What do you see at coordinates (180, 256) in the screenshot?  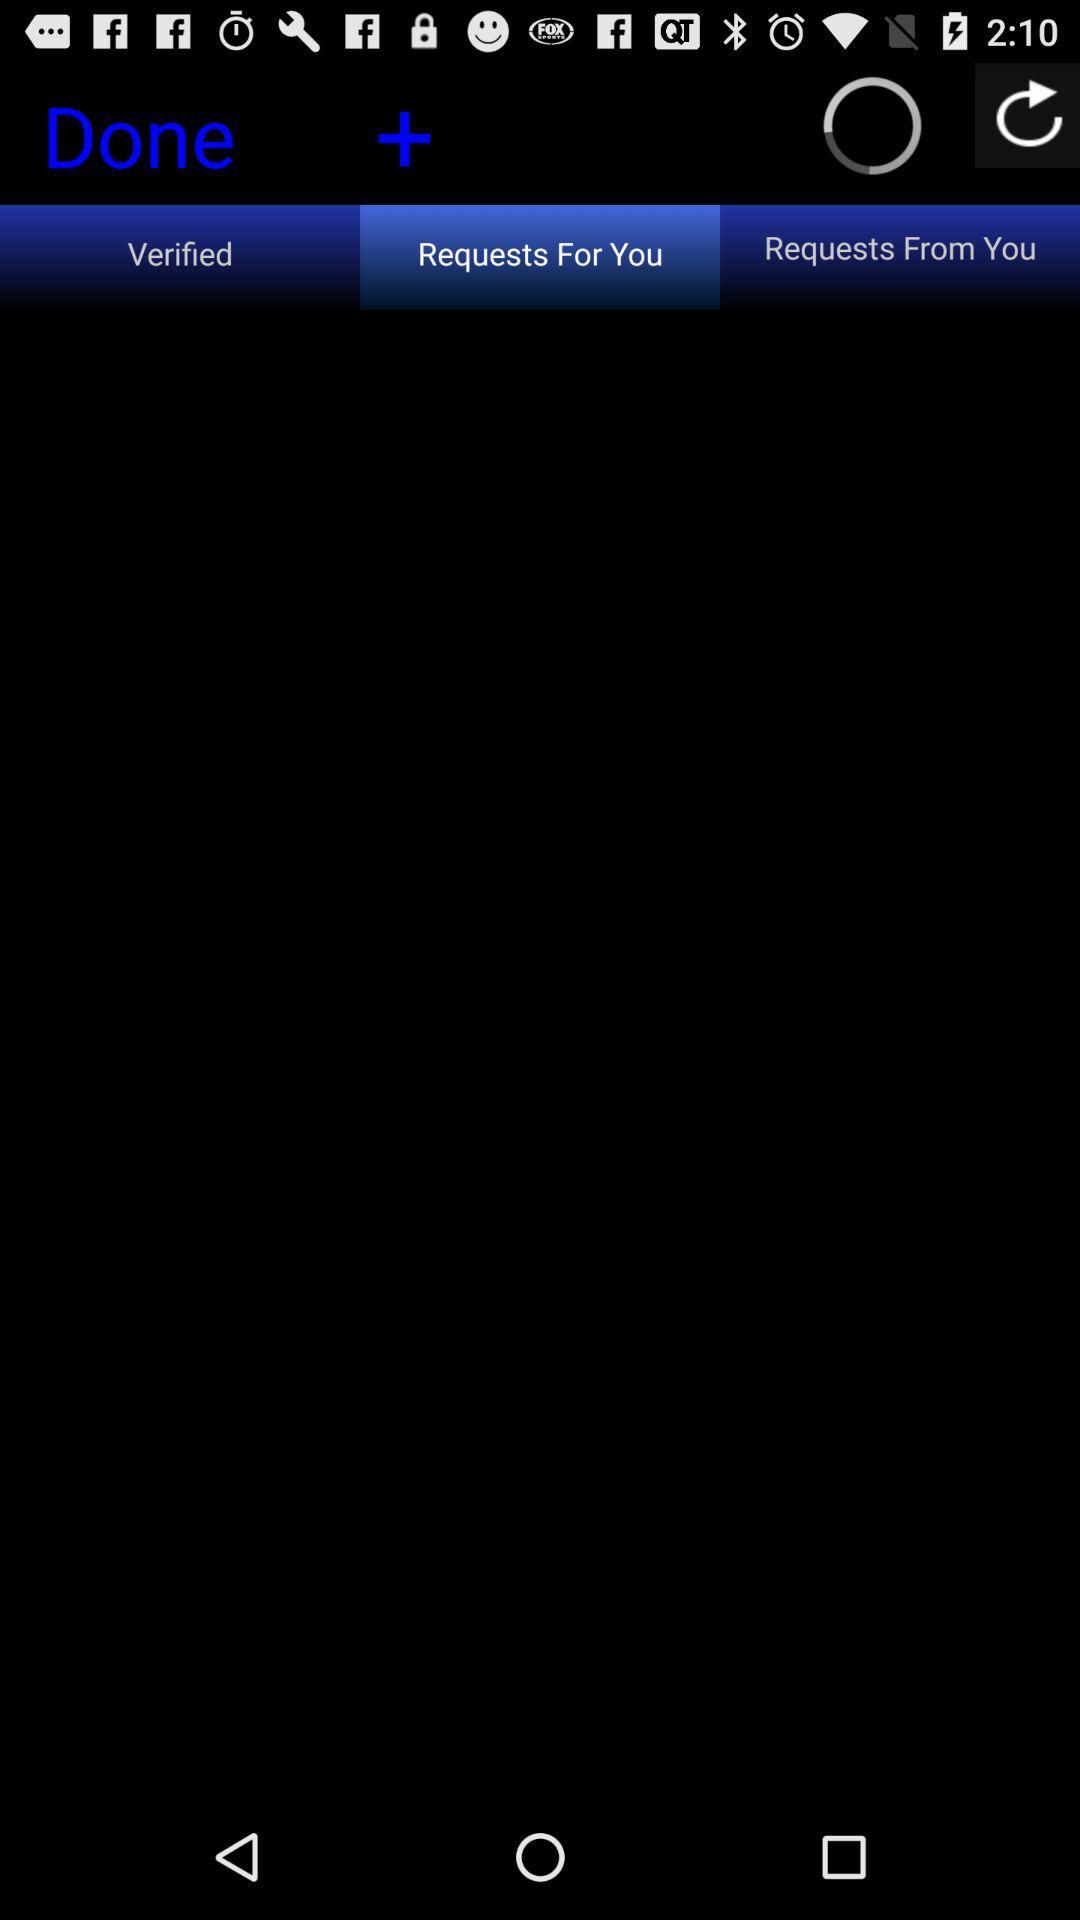 I see `the item next to the requests for you icon` at bounding box center [180, 256].